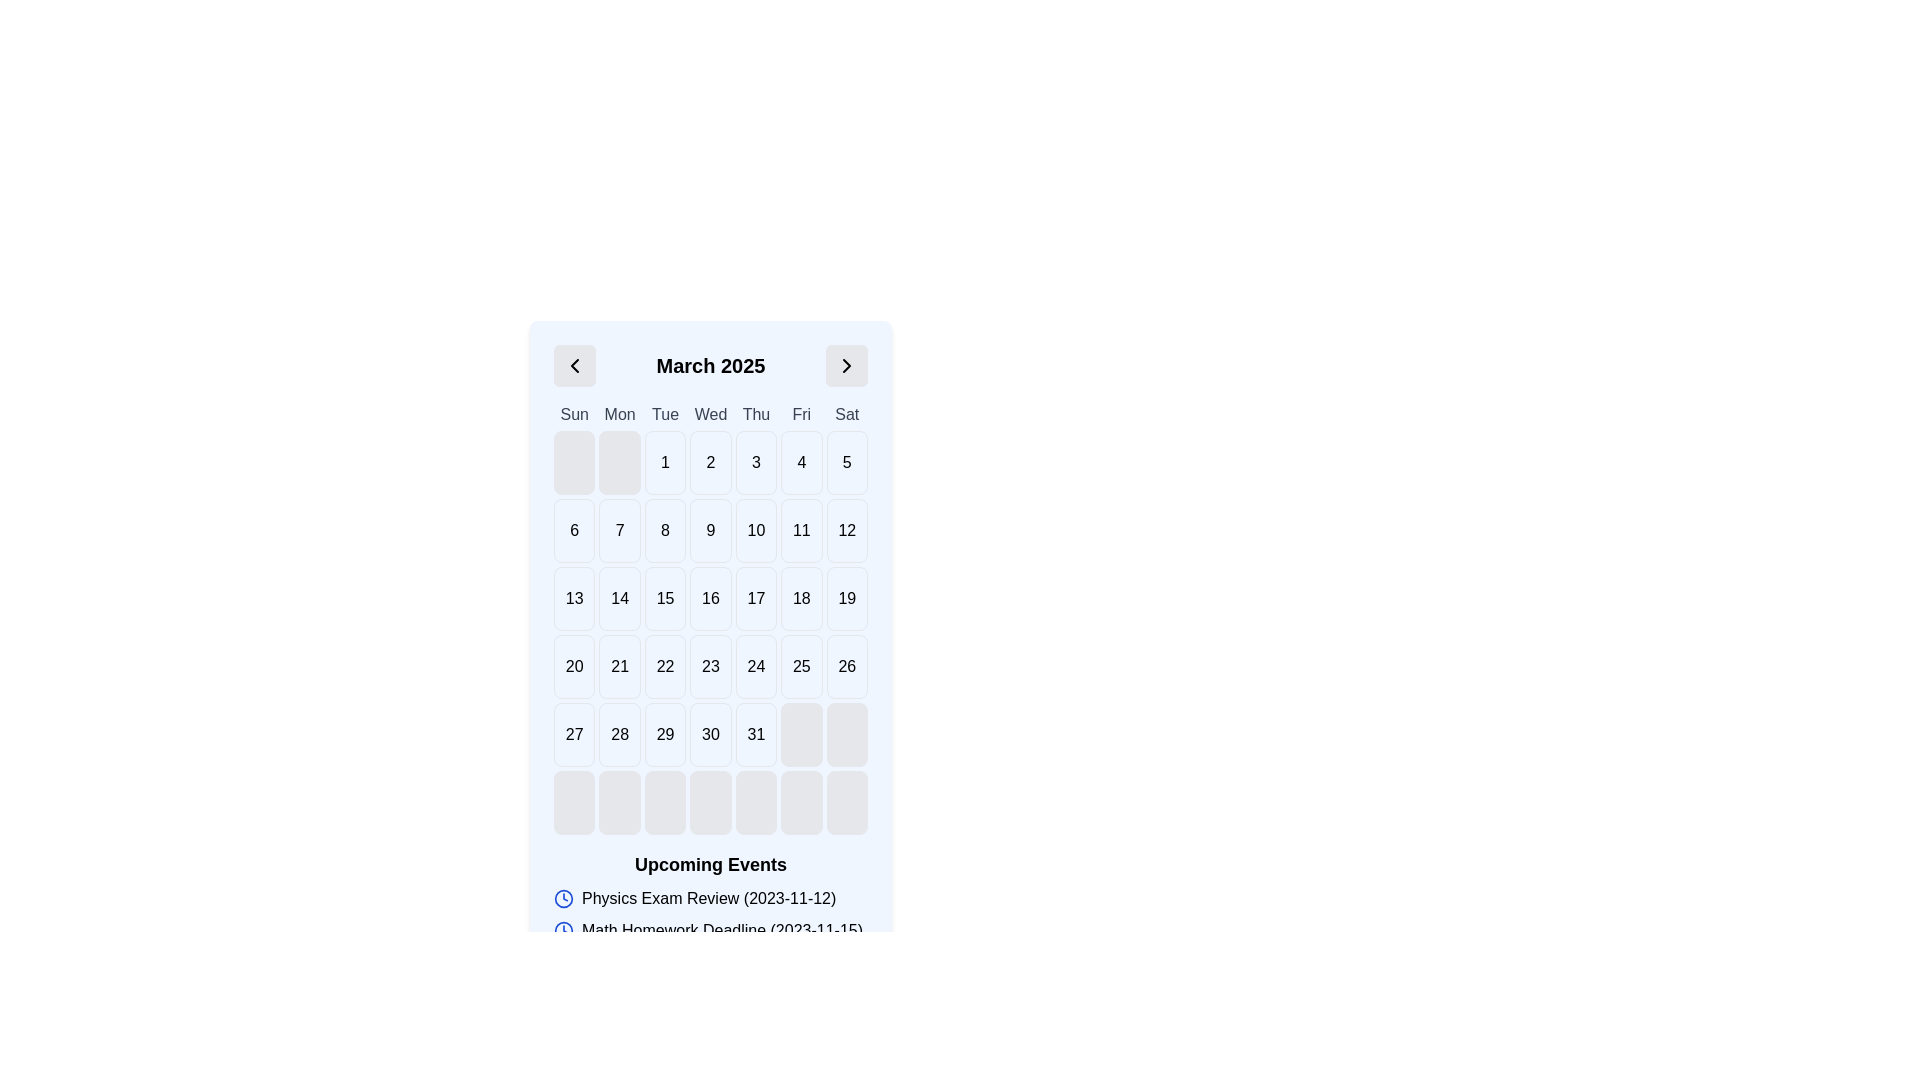 Image resolution: width=1920 pixels, height=1080 pixels. Describe the element at coordinates (665, 667) in the screenshot. I see `the Calendar Day Cell containing the number '22'` at that location.